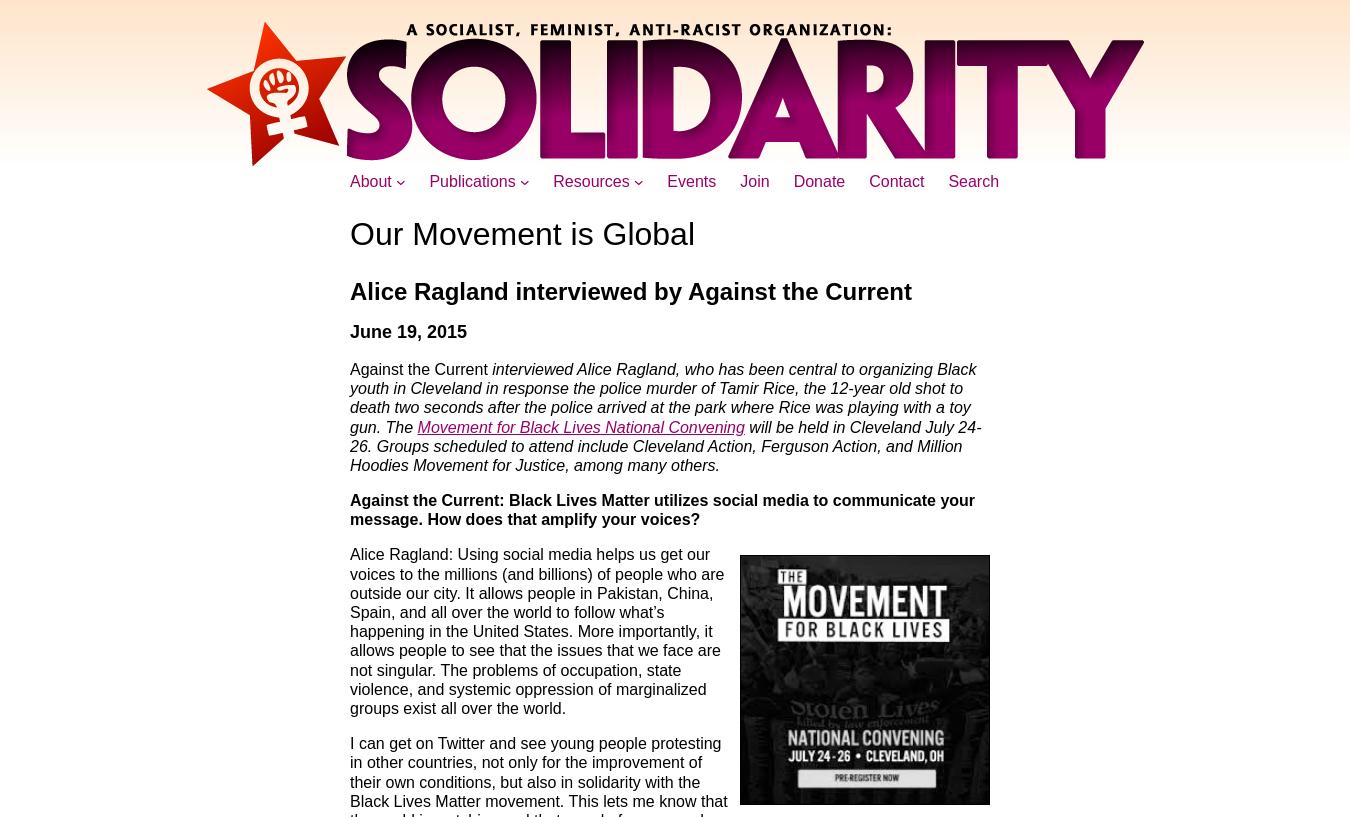 This screenshot has width=1350, height=817. I want to click on 'Donate', so click(819, 180).